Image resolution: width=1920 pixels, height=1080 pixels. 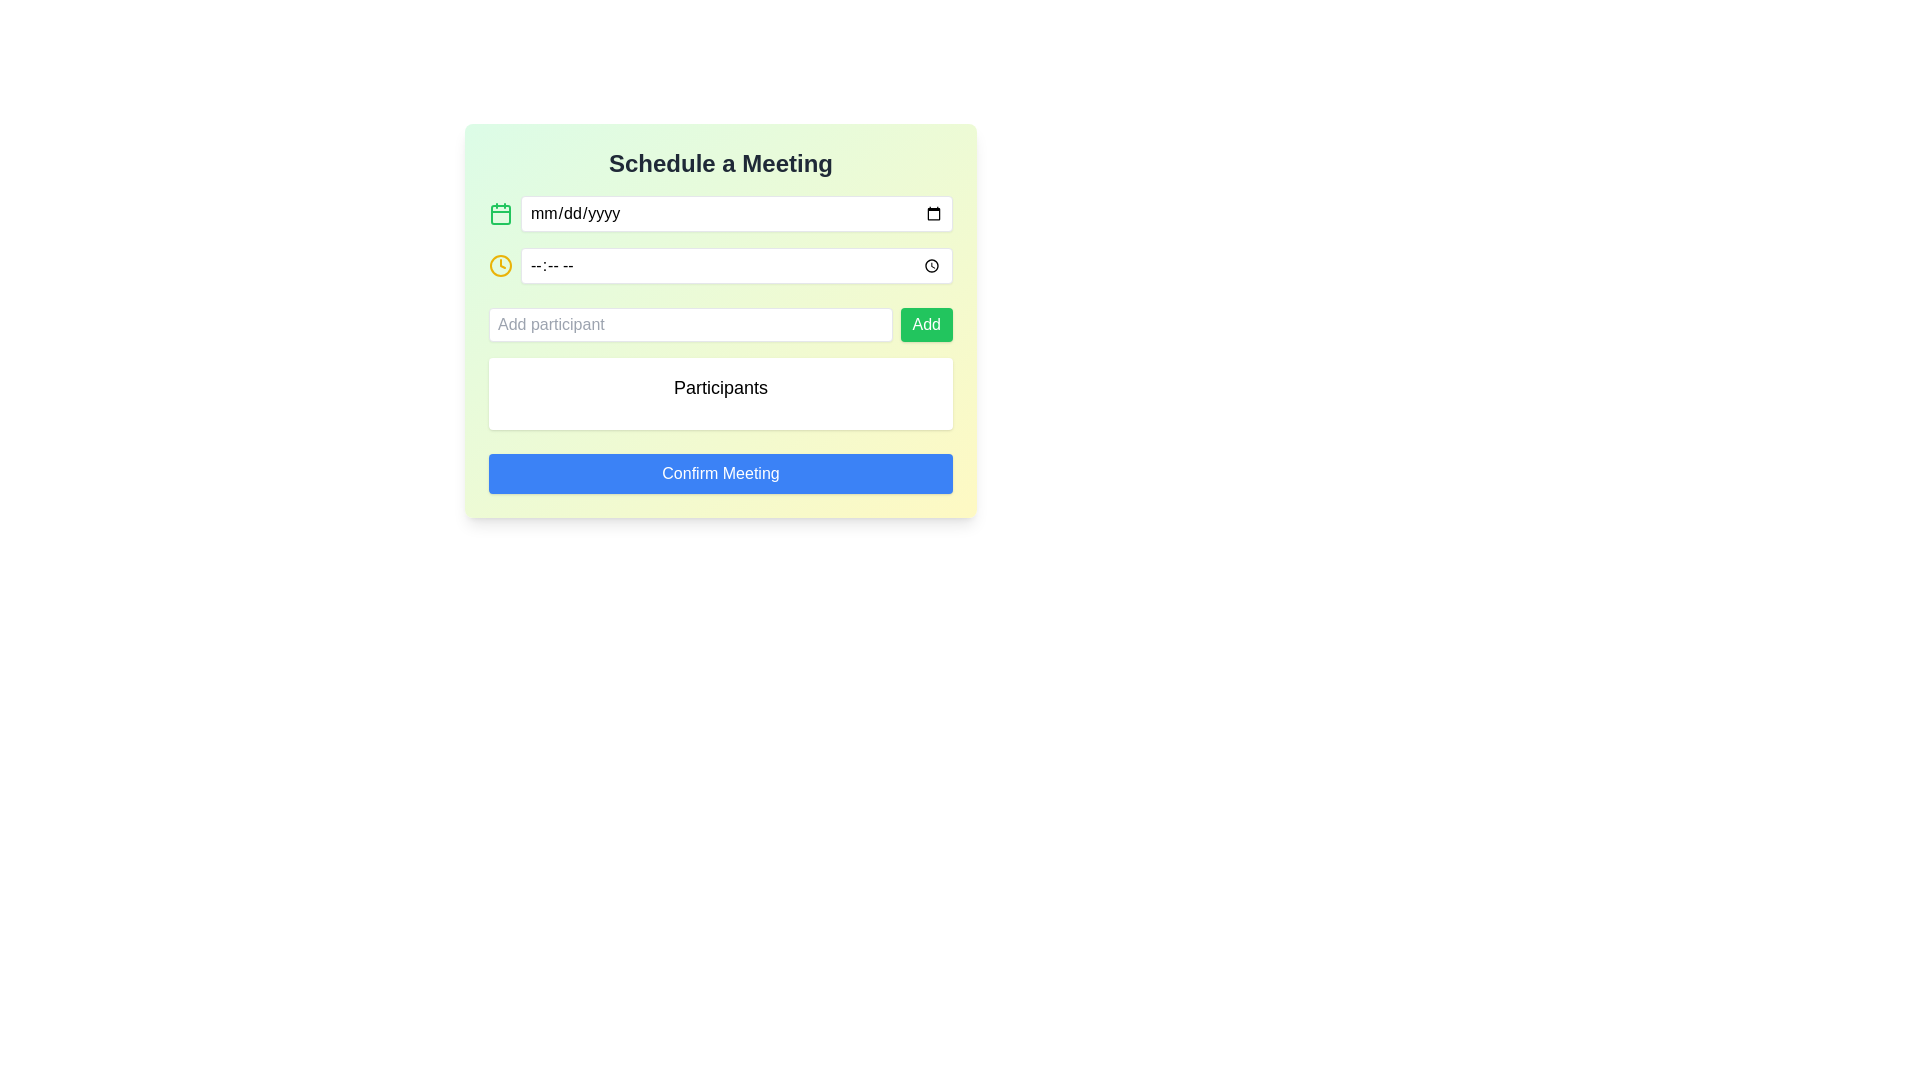 What do you see at coordinates (720, 213) in the screenshot?
I see `the date input field located in the Schedule a Meeting section to open the date picker` at bounding box center [720, 213].